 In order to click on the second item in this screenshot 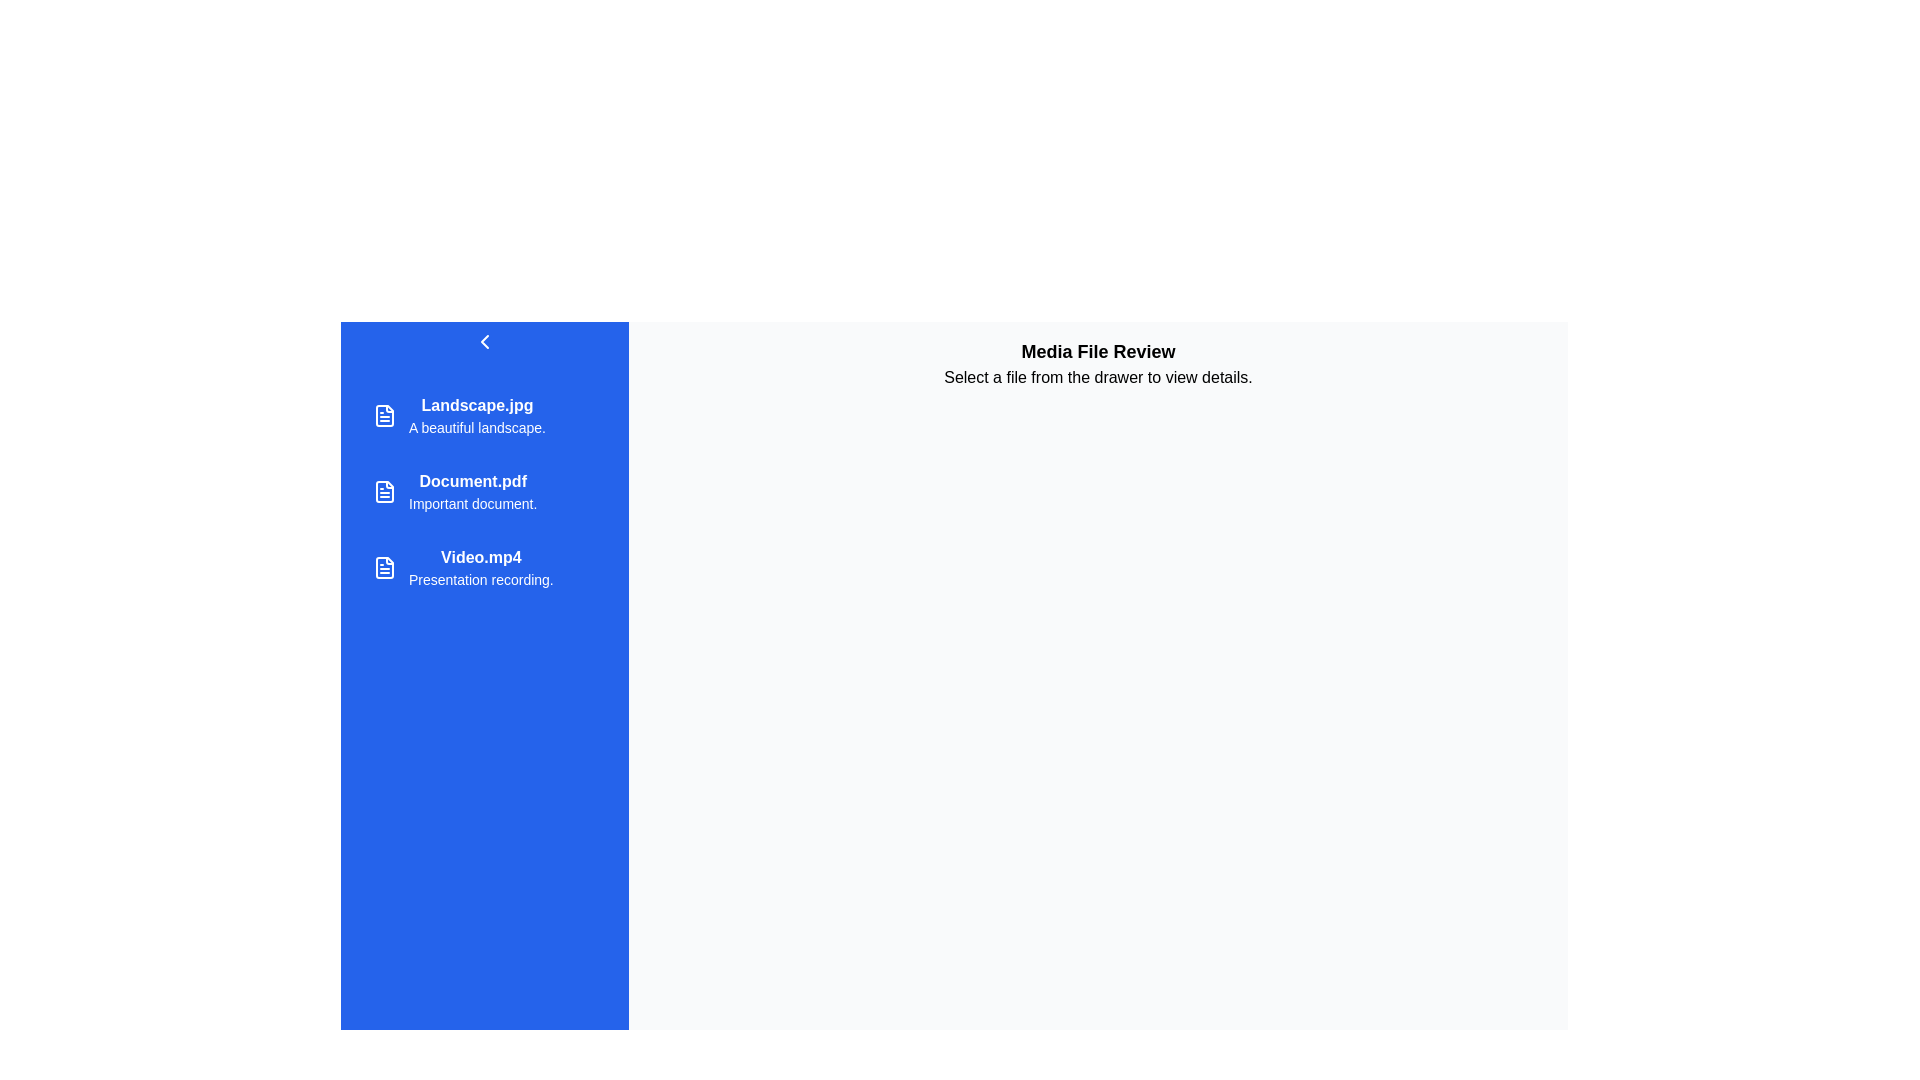, I will do `click(472, 492)`.